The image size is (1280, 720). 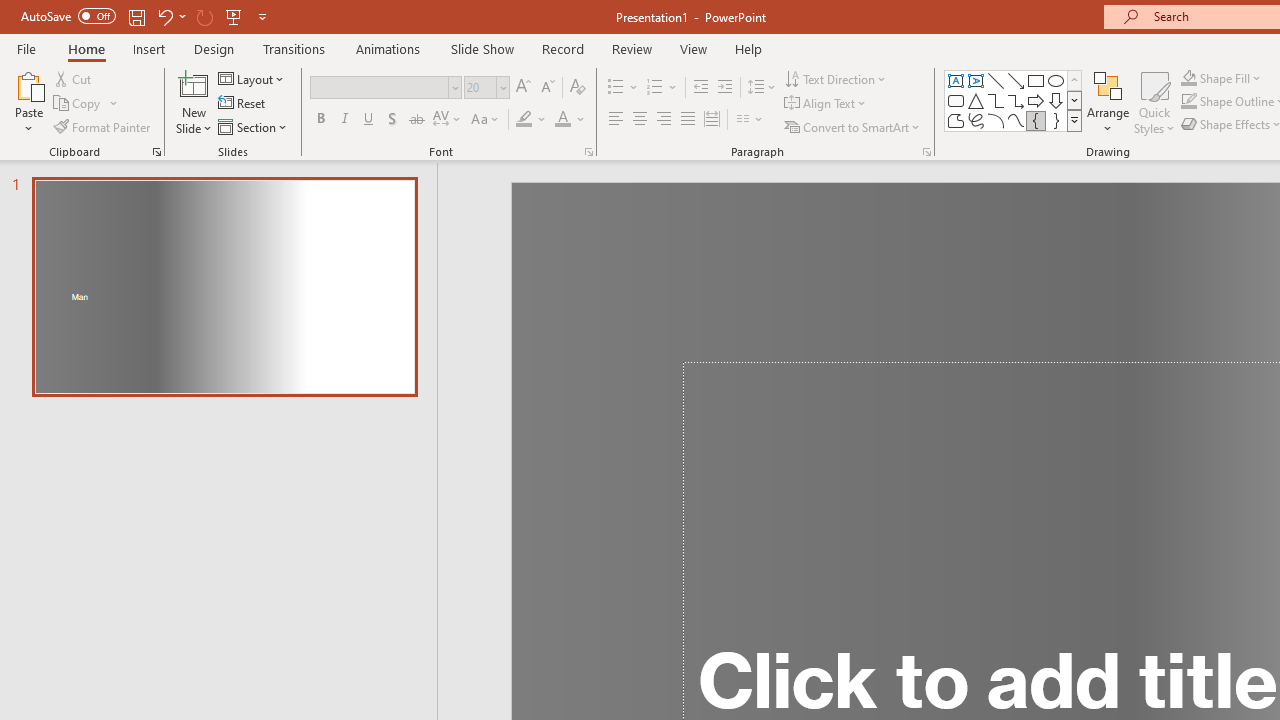 I want to click on 'Justify', so click(x=688, y=119).